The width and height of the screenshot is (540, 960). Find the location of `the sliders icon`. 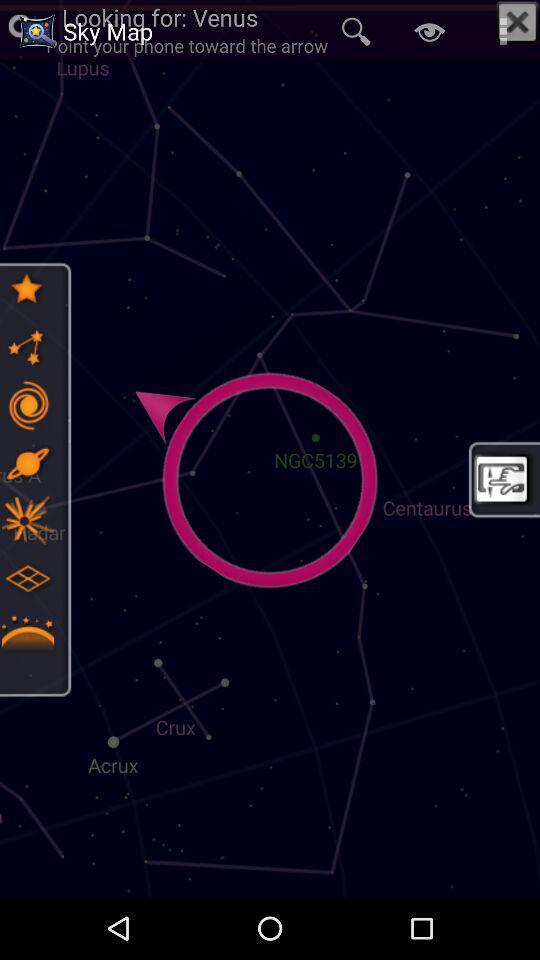

the sliders icon is located at coordinates (26, 404).